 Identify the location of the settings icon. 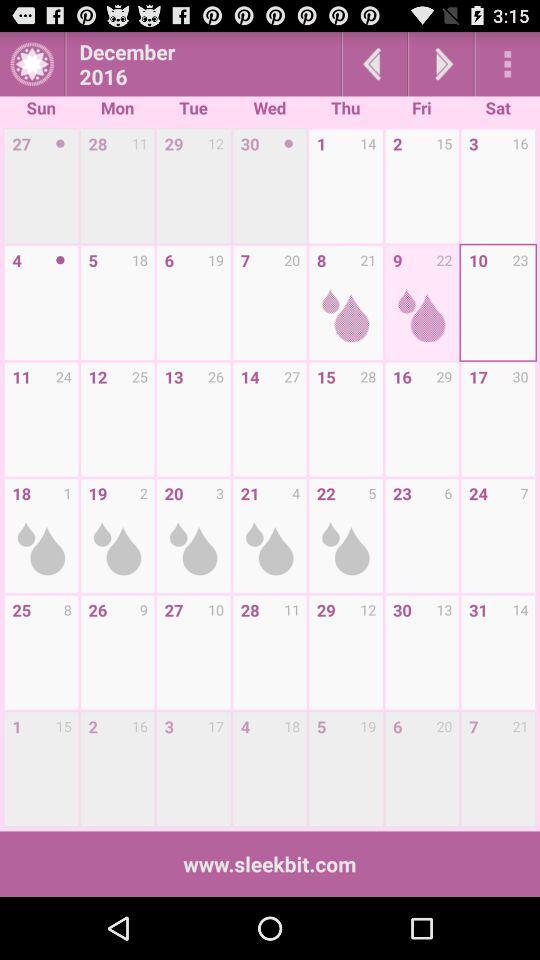
(31, 68).